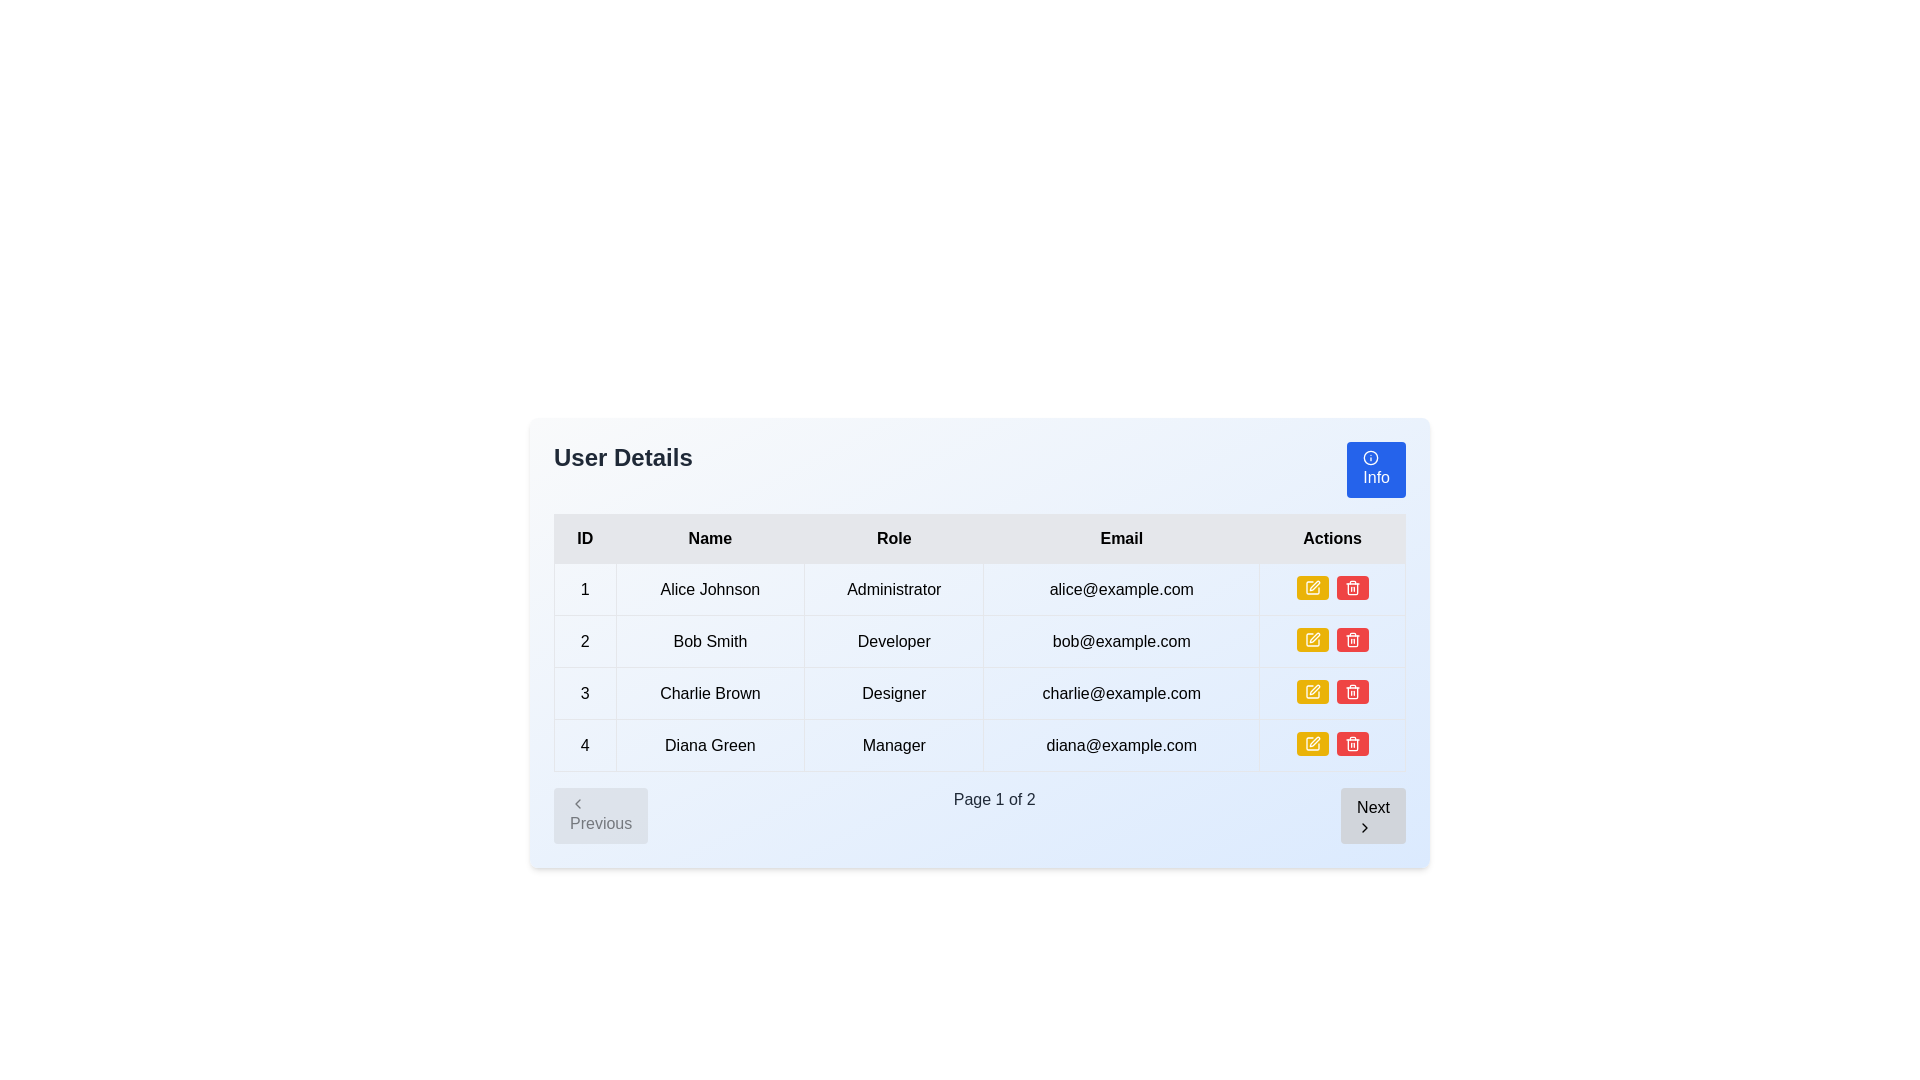 This screenshot has height=1080, width=1920. What do you see at coordinates (1314, 585) in the screenshot?
I see `the yellow pen icon located in the 'Actions' column of the second row, next to 'bob@example.com'` at bounding box center [1314, 585].